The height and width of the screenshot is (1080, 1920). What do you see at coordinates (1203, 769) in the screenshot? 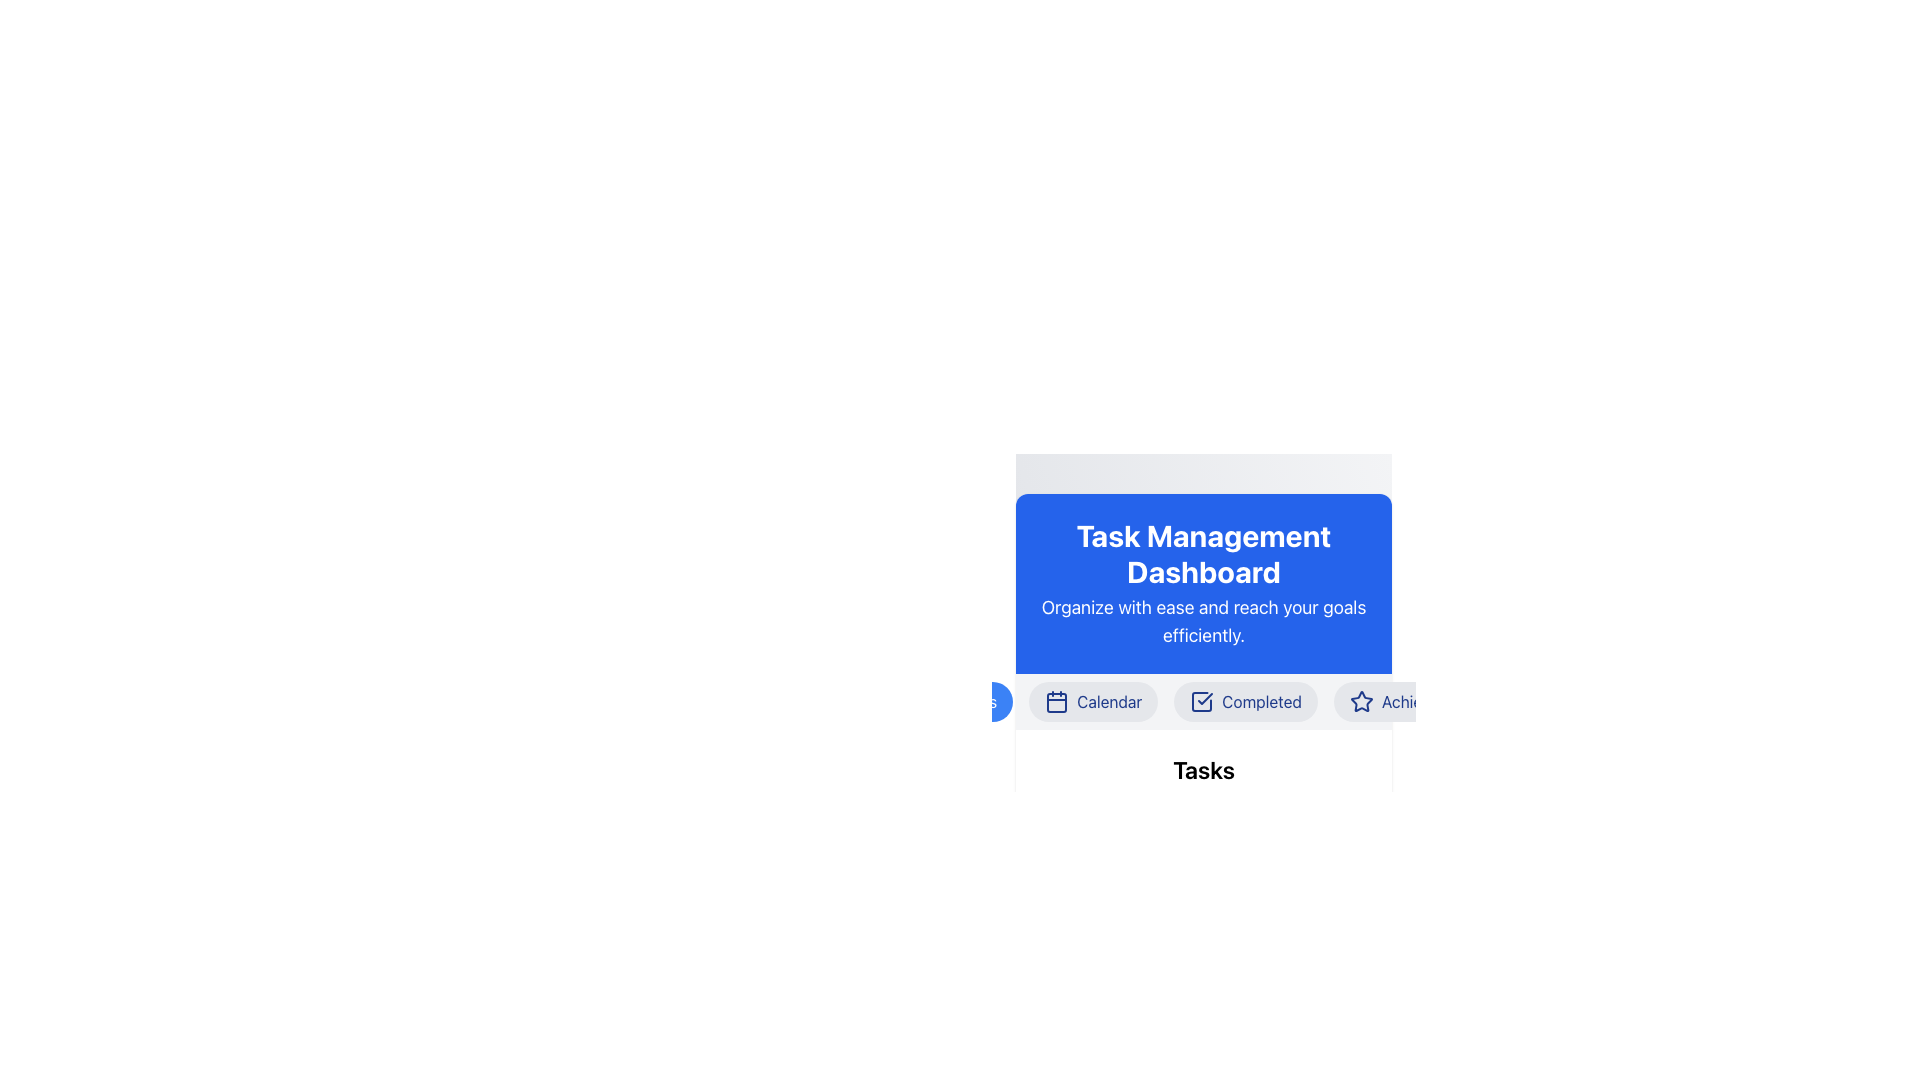
I see `the text label displaying 'Tasks' in a bold 2XL font, which serves as the title of a section and is located near the bottom of a central widget` at bounding box center [1203, 769].